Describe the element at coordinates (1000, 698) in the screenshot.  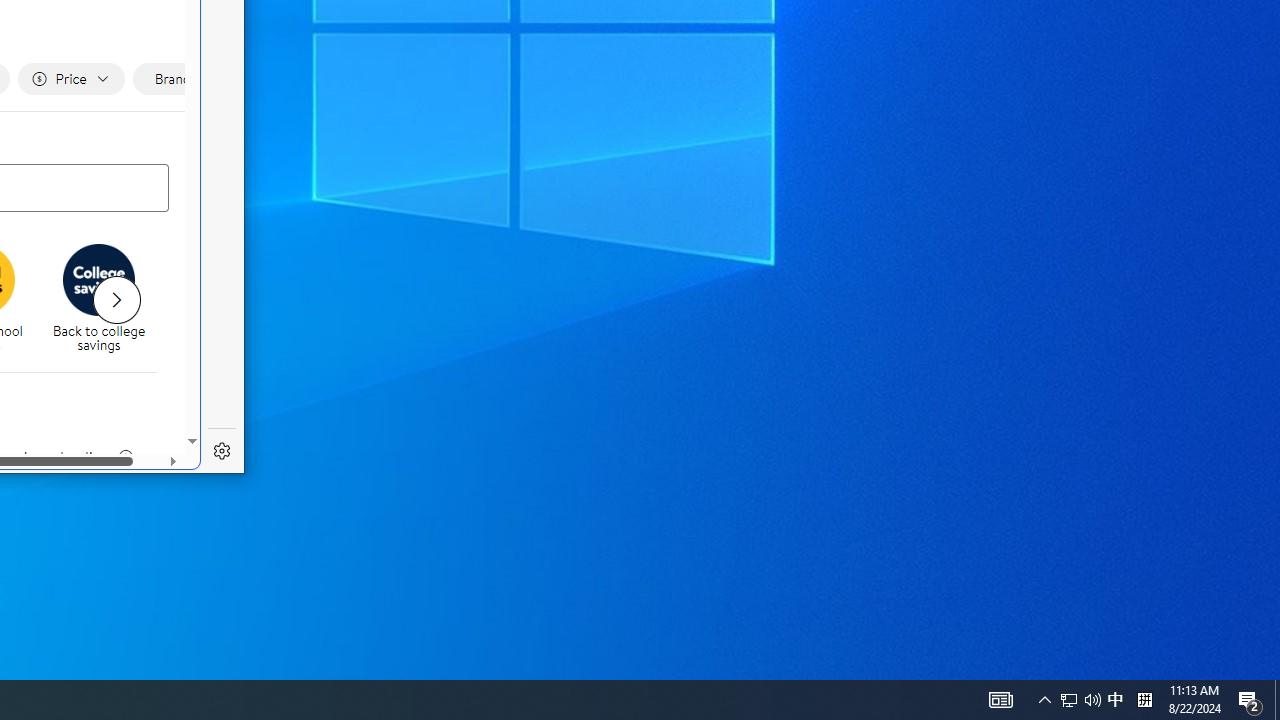
I see `'AutomationID: 4105'` at that location.